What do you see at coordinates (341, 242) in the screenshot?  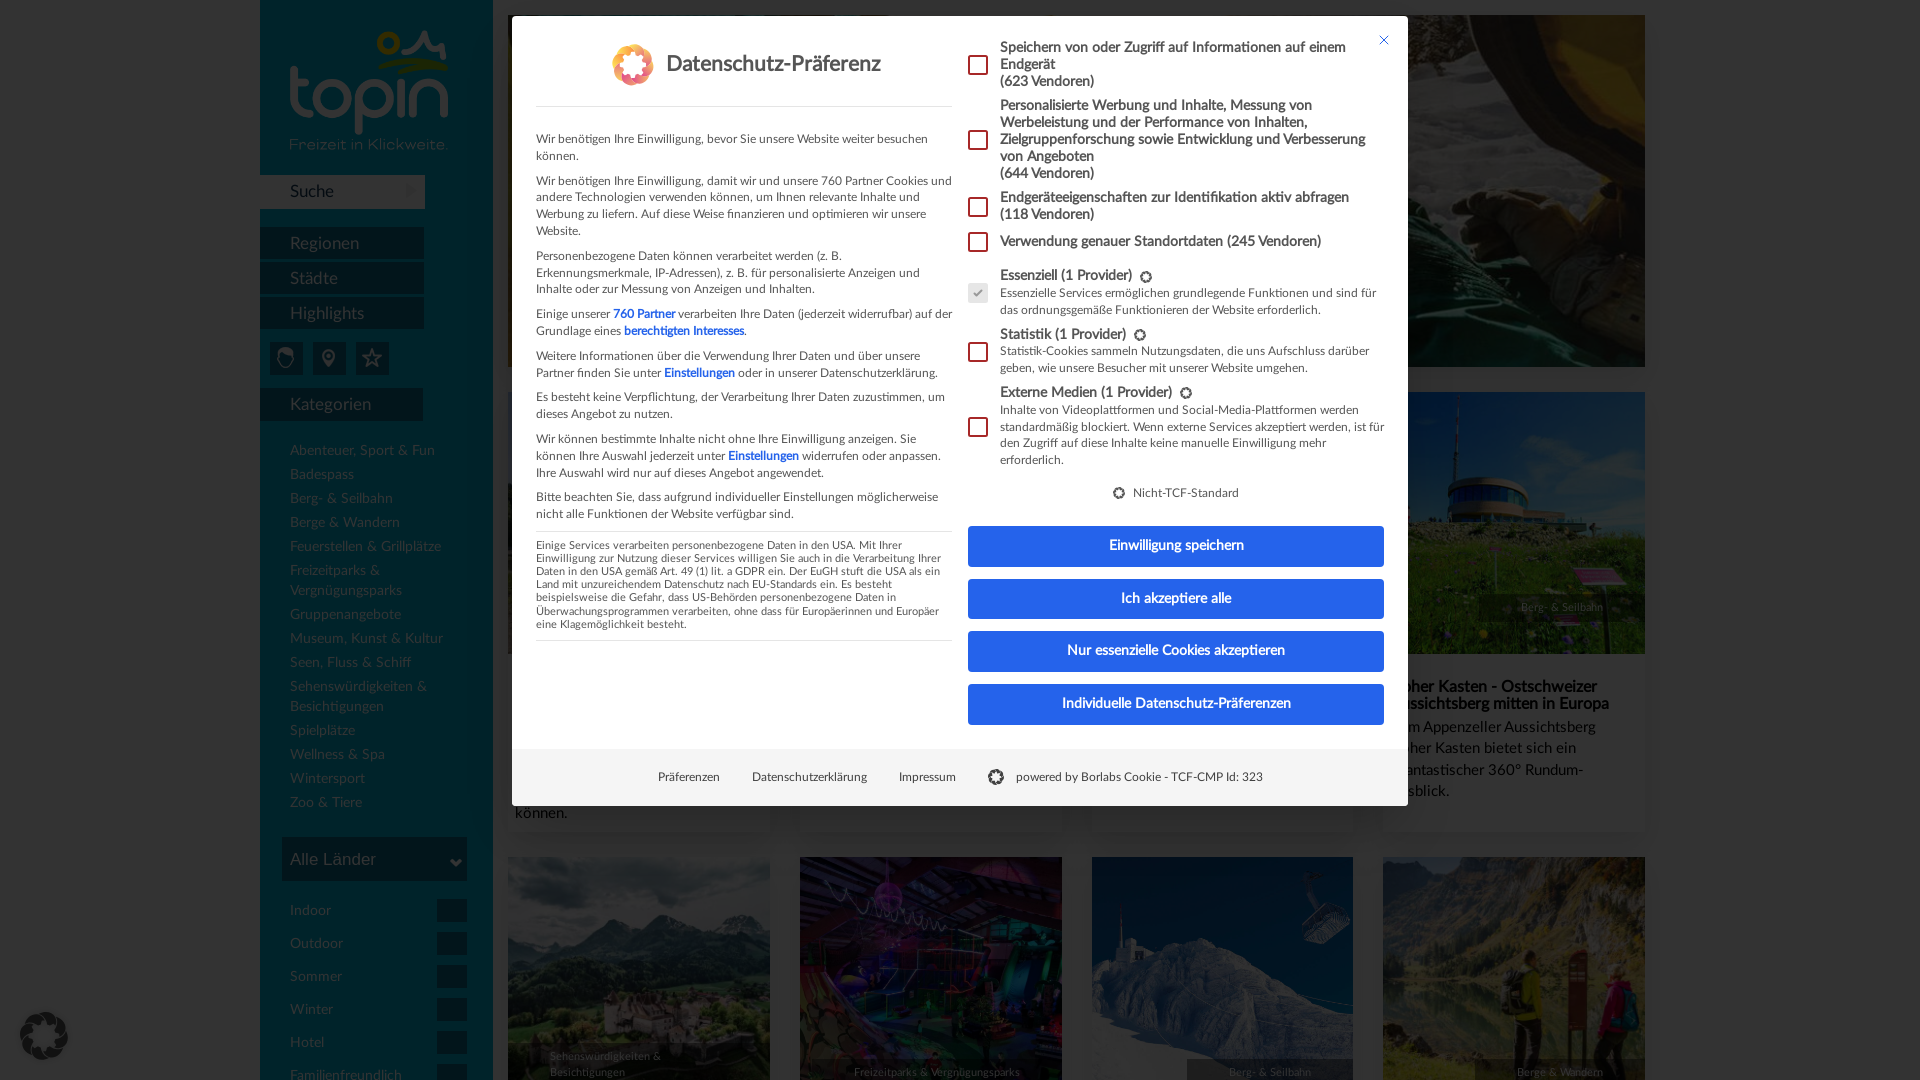 I see `'Regionen'` at bounding box center [341, 242].